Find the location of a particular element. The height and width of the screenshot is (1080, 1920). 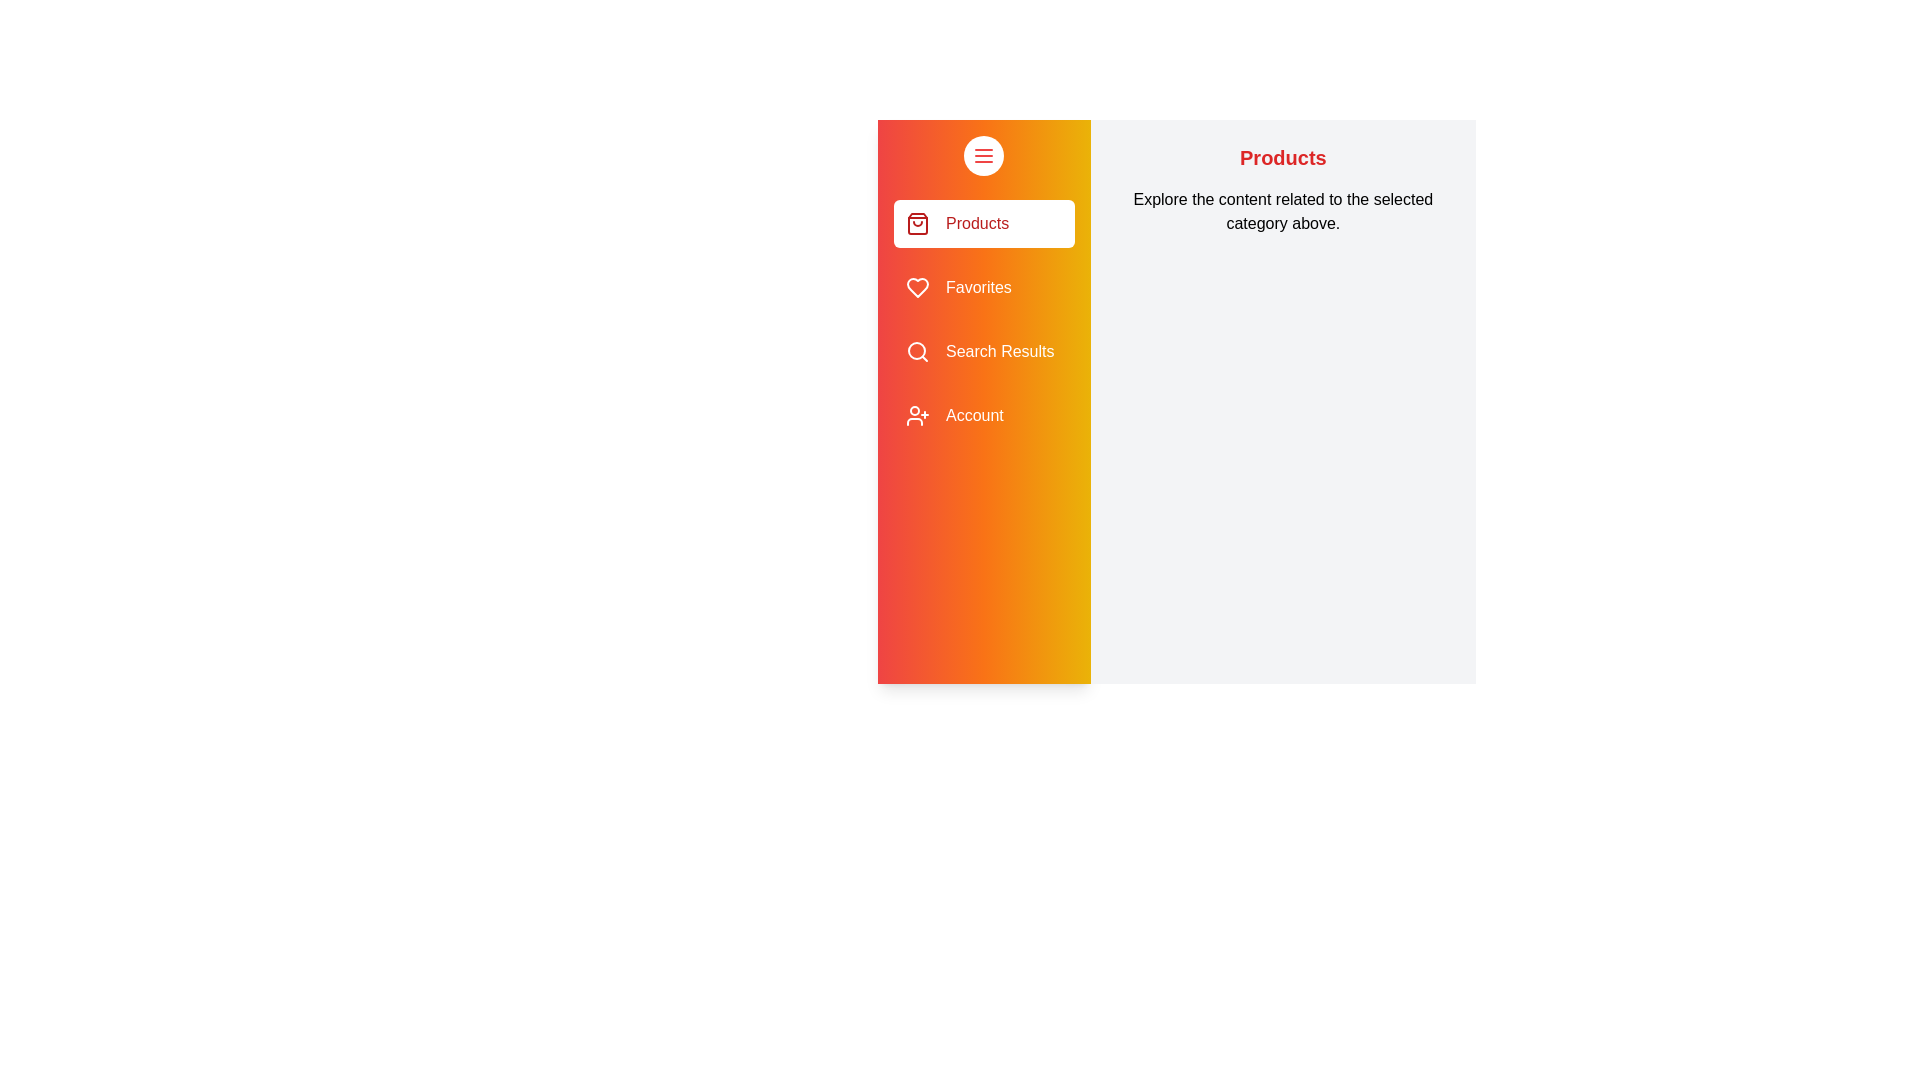

the toggle button to open or close the drawer is located at coordinates (984, 154).